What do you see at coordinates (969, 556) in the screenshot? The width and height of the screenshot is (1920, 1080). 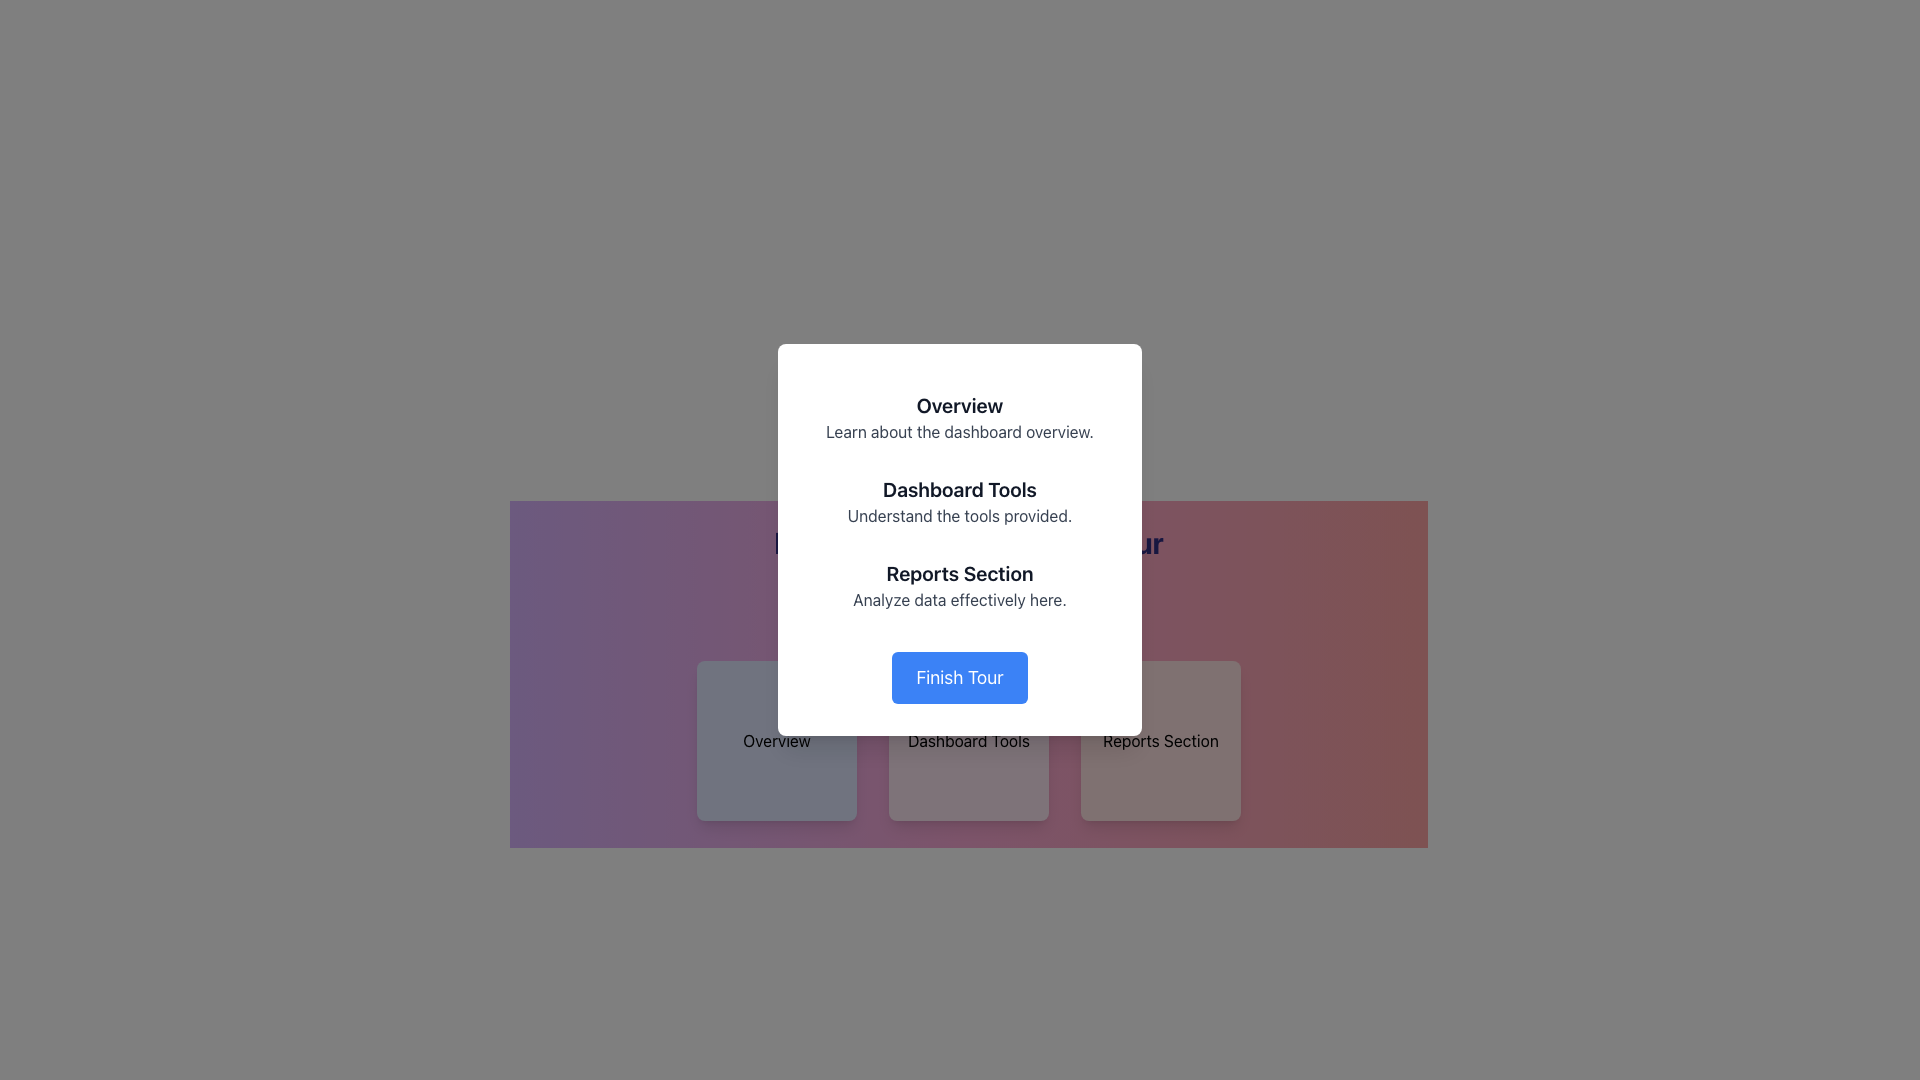 I see `the Text block that provides information about the 'Reports Section' feature in the onboarding modal, positioned between the 'Dashboard Tools' section and the 'Finish Tour' button` at bounding box center [969, 556].